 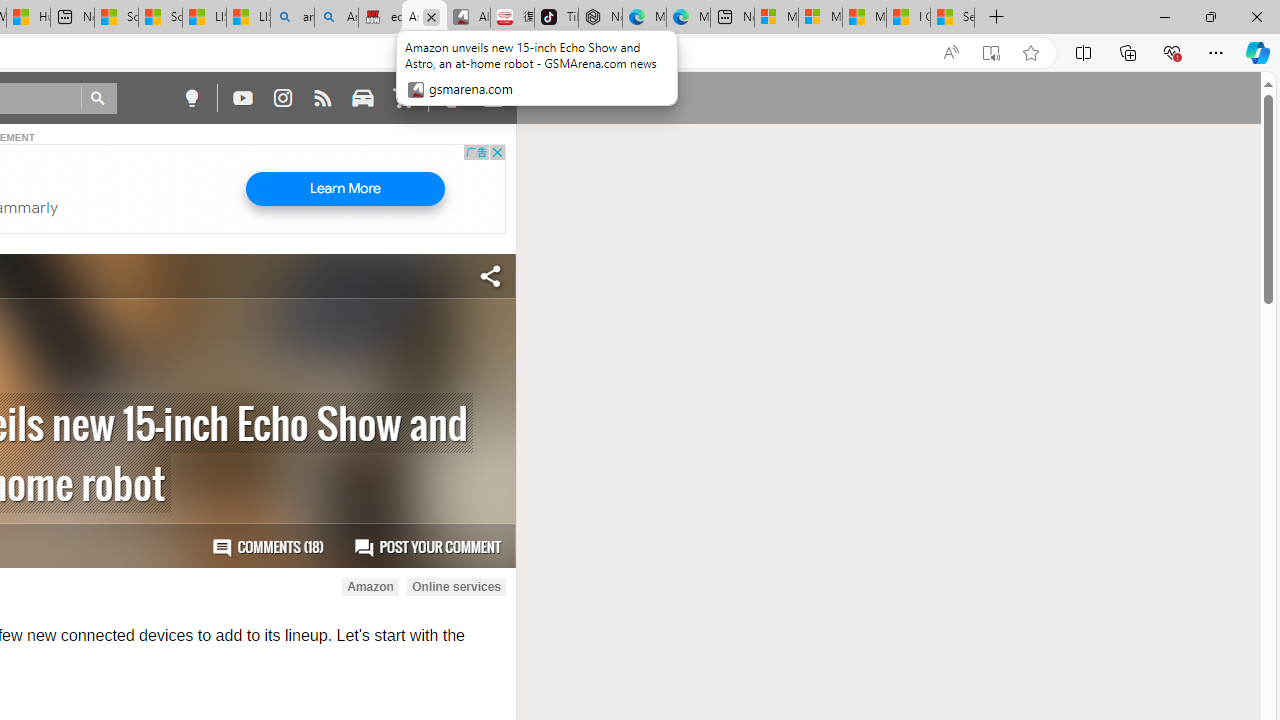 I want to click on 'Learn More', so click(x=344, y=189).